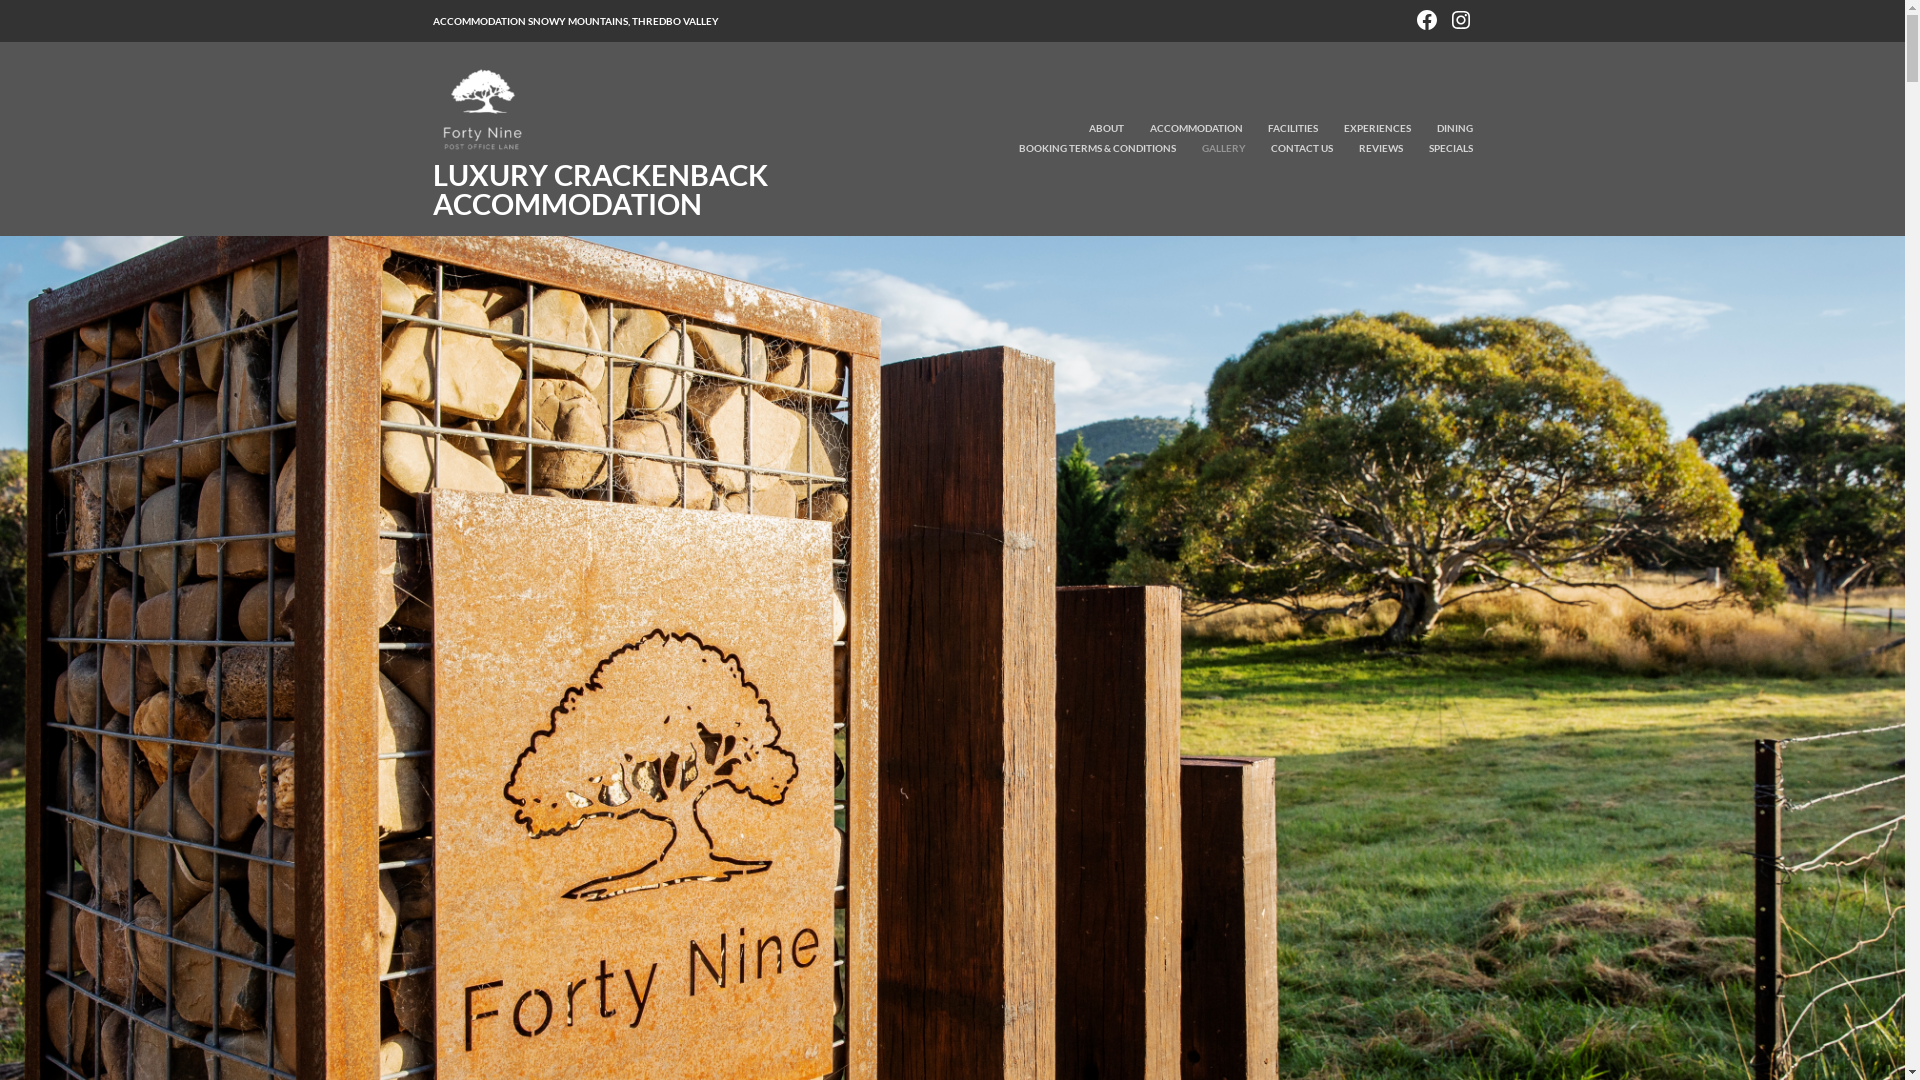 The height and width of the screenshot is (1080, 1920). What do you see at coordinates (1364, 128) in the screenshot?
I see `'EXPERIENCES'` at bounding box center [1364, 128].